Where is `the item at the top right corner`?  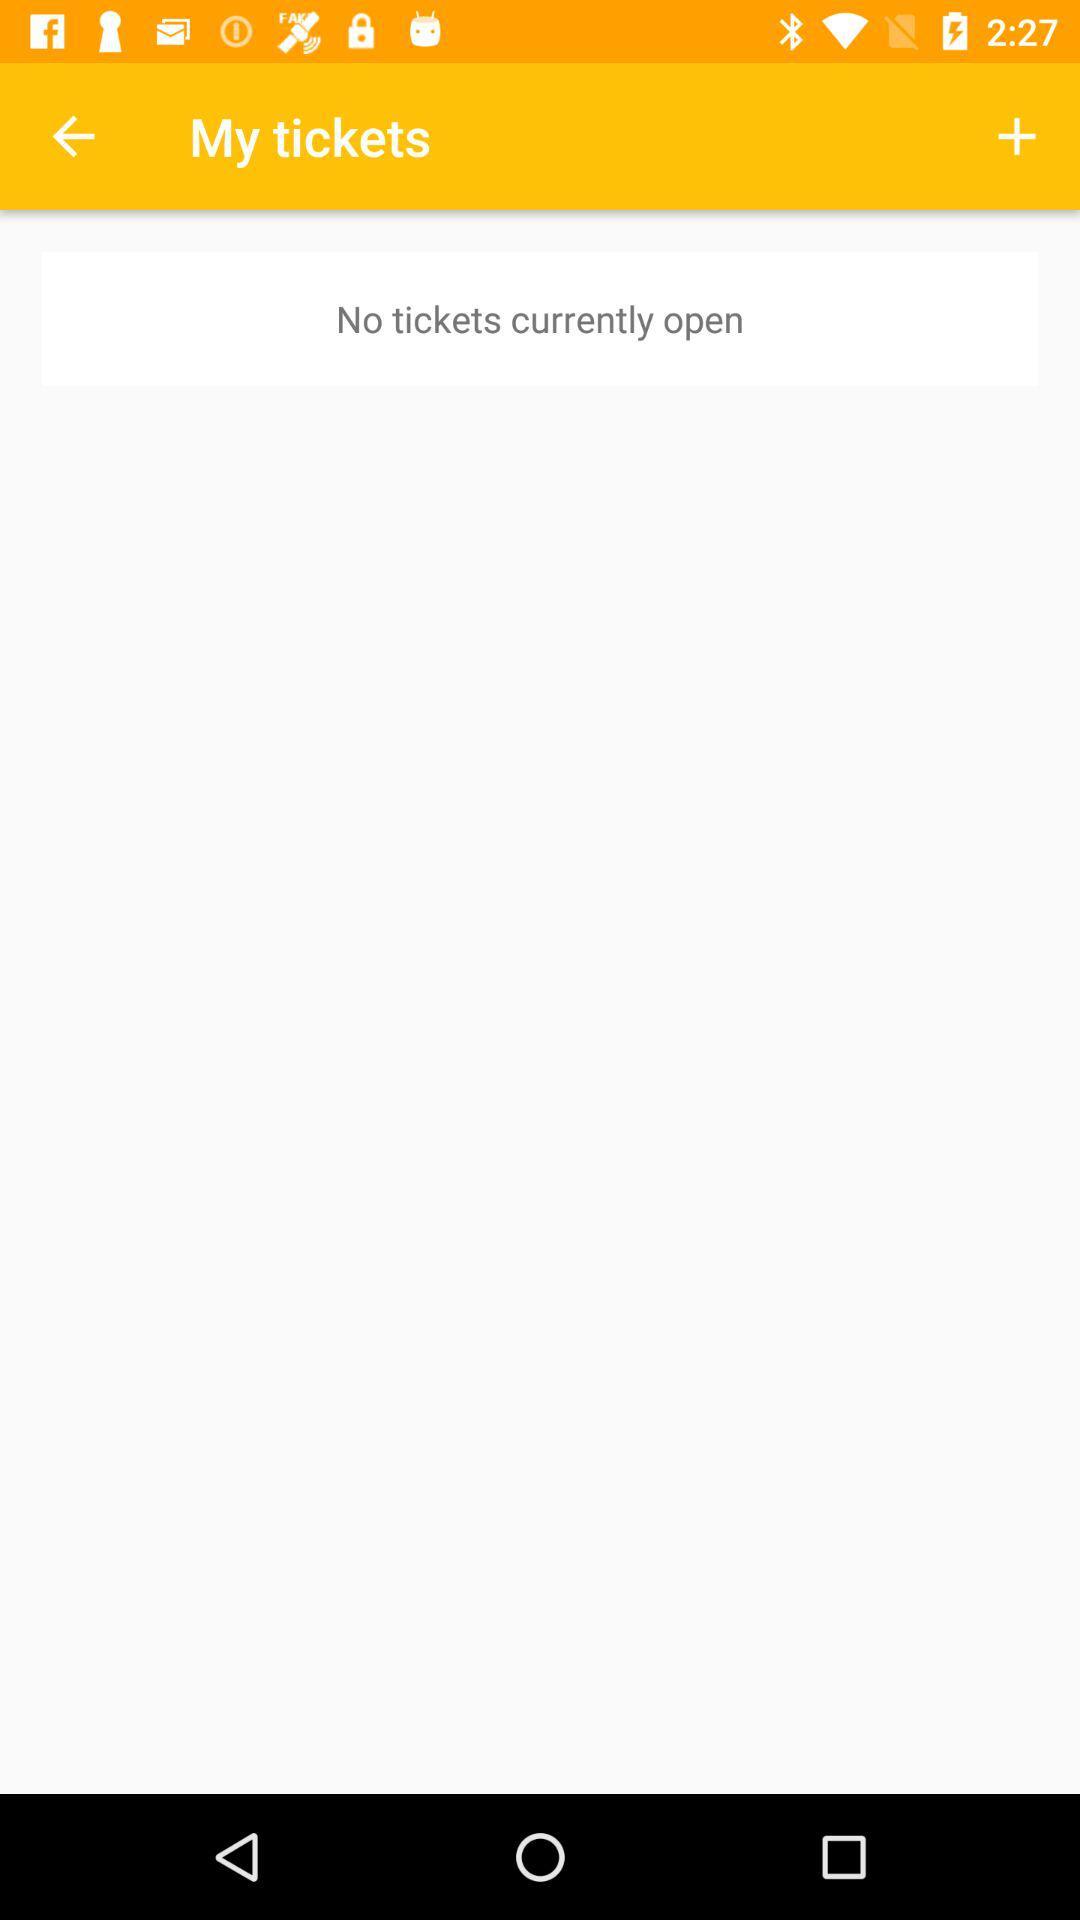
the item at the top right corner is located at coordinates (1017, 135).